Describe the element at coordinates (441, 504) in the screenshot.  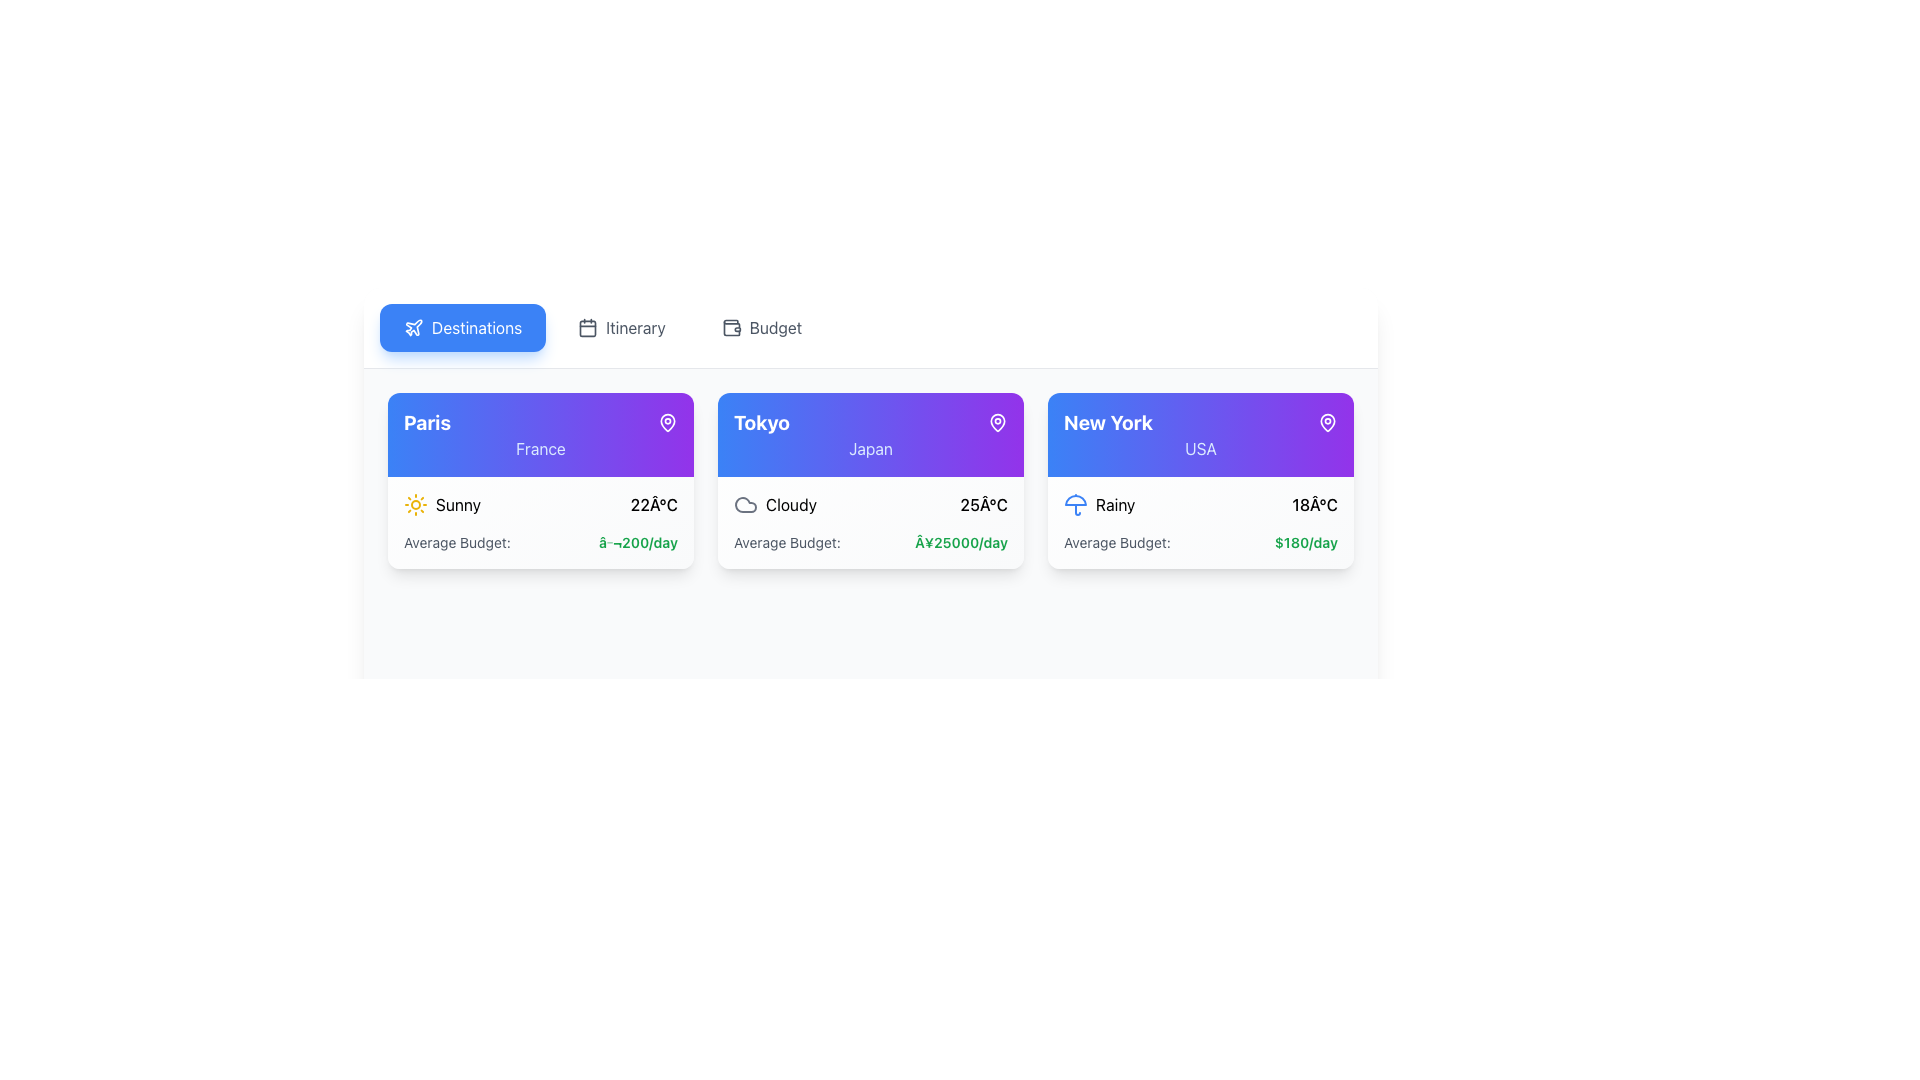
I see `the 'Sunny' text with the sun icon located at the top-left of the Paris destination card` at that location.